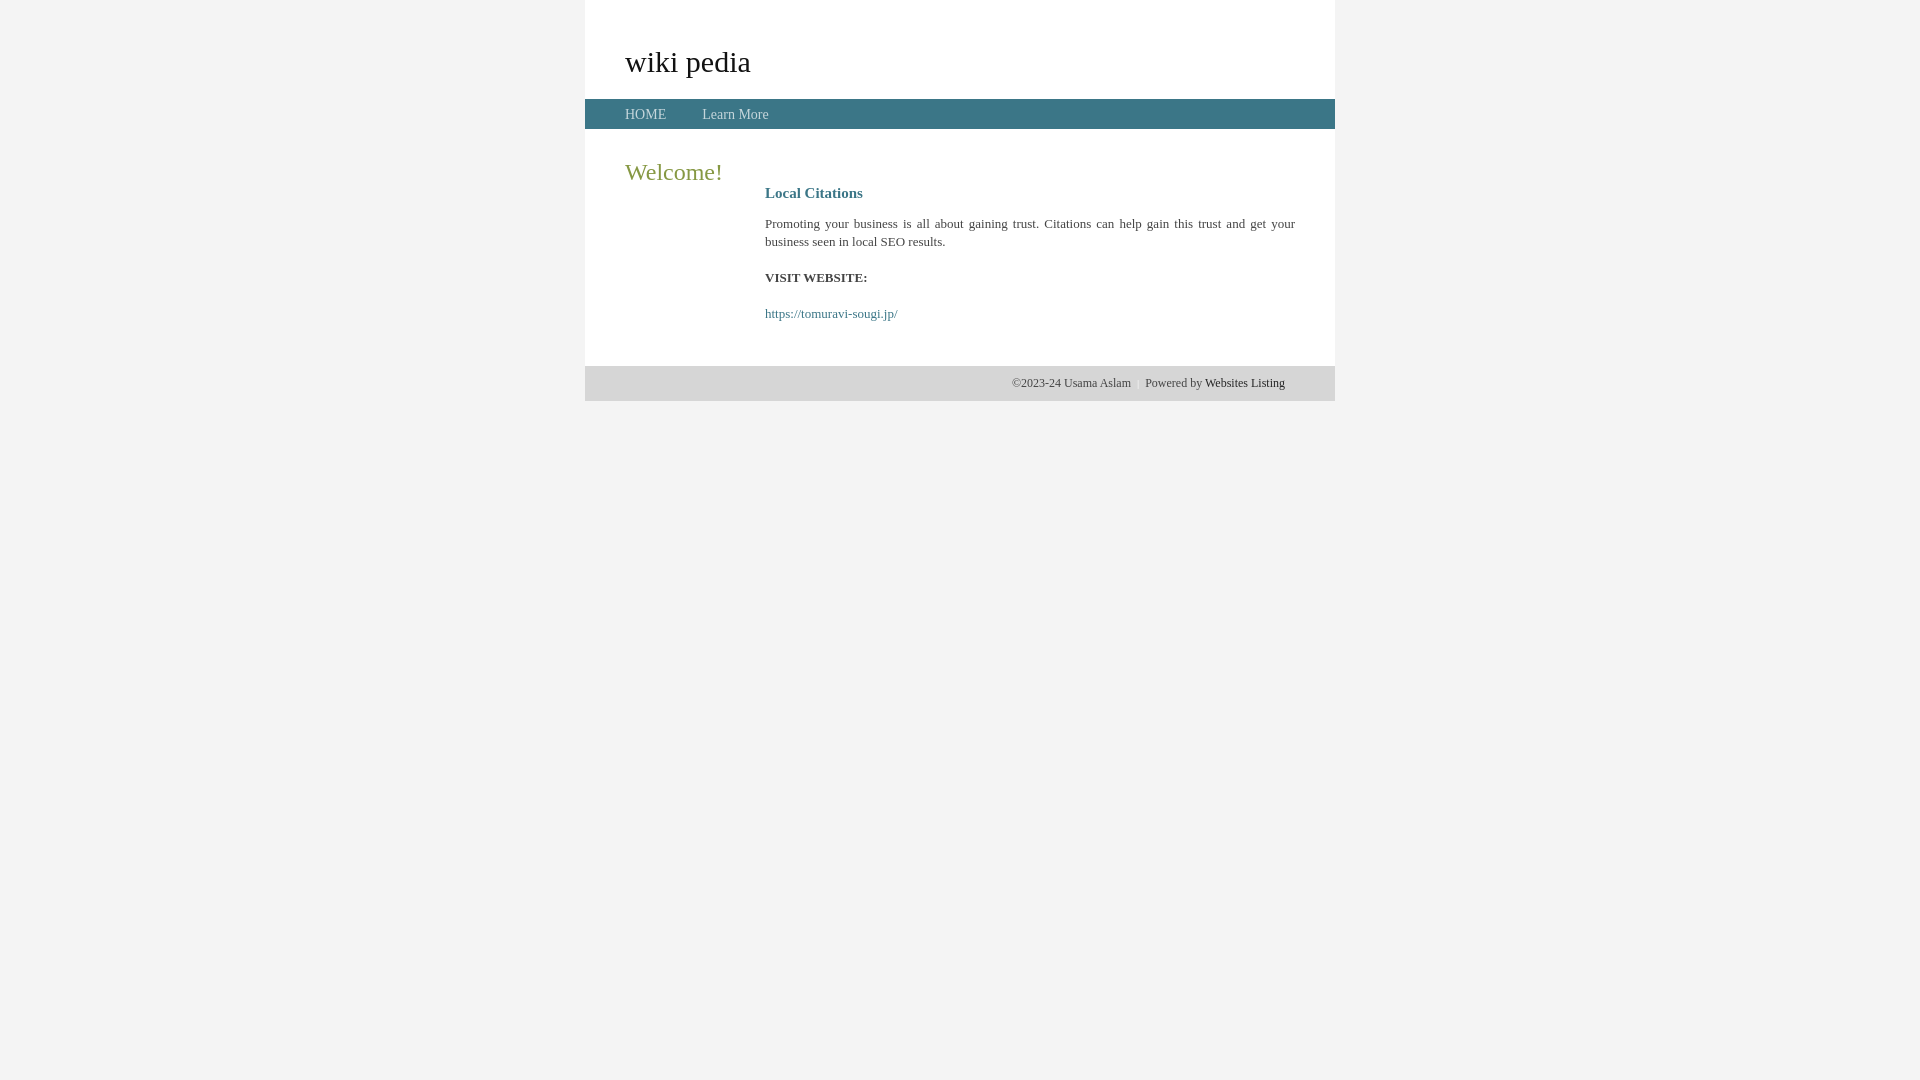 The image size is (1920, 1080). Describe the element at coordinates (687, 60) in the screenshot. I see `'wiki pedia'` at that location.